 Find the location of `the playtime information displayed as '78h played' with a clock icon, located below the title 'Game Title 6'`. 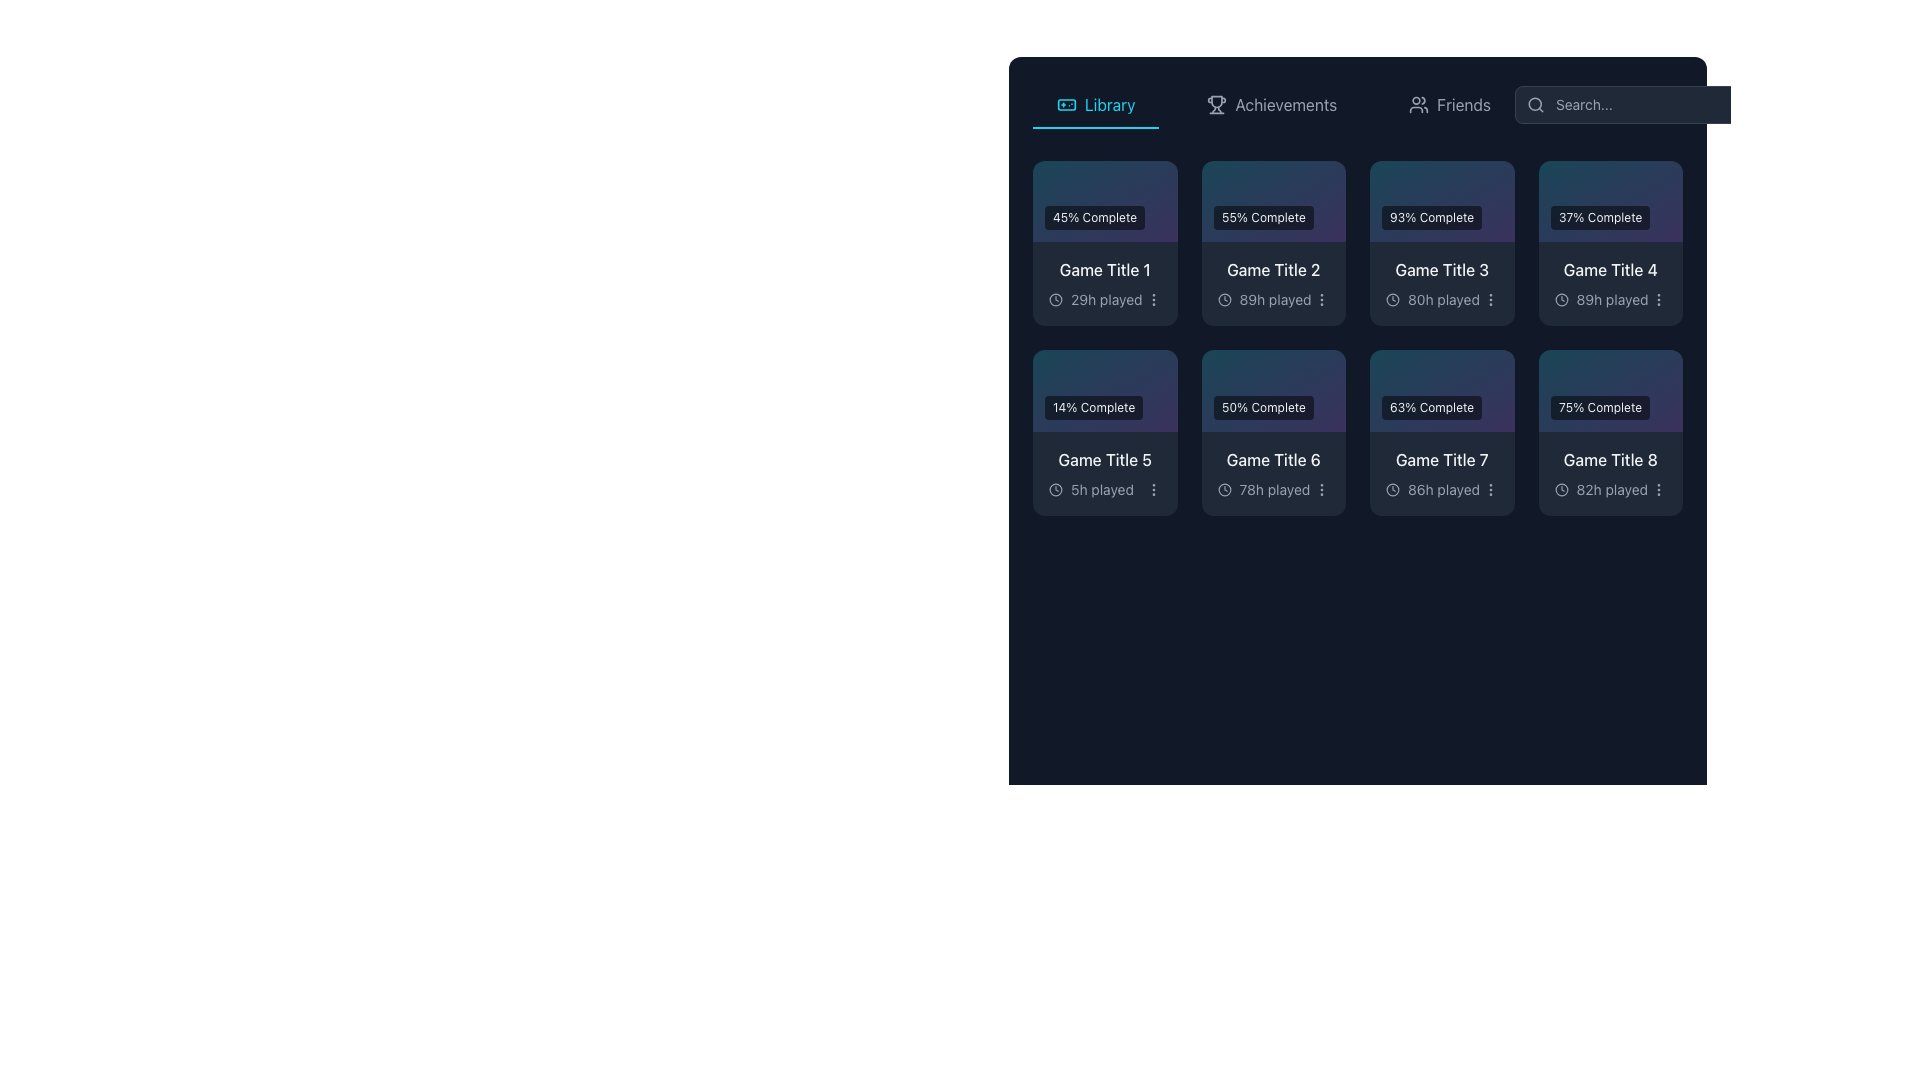

the playtime information displayed as '78h played' with a clock icon, located below the title 'Game Title 6' is located at coordinates (1272, 489).